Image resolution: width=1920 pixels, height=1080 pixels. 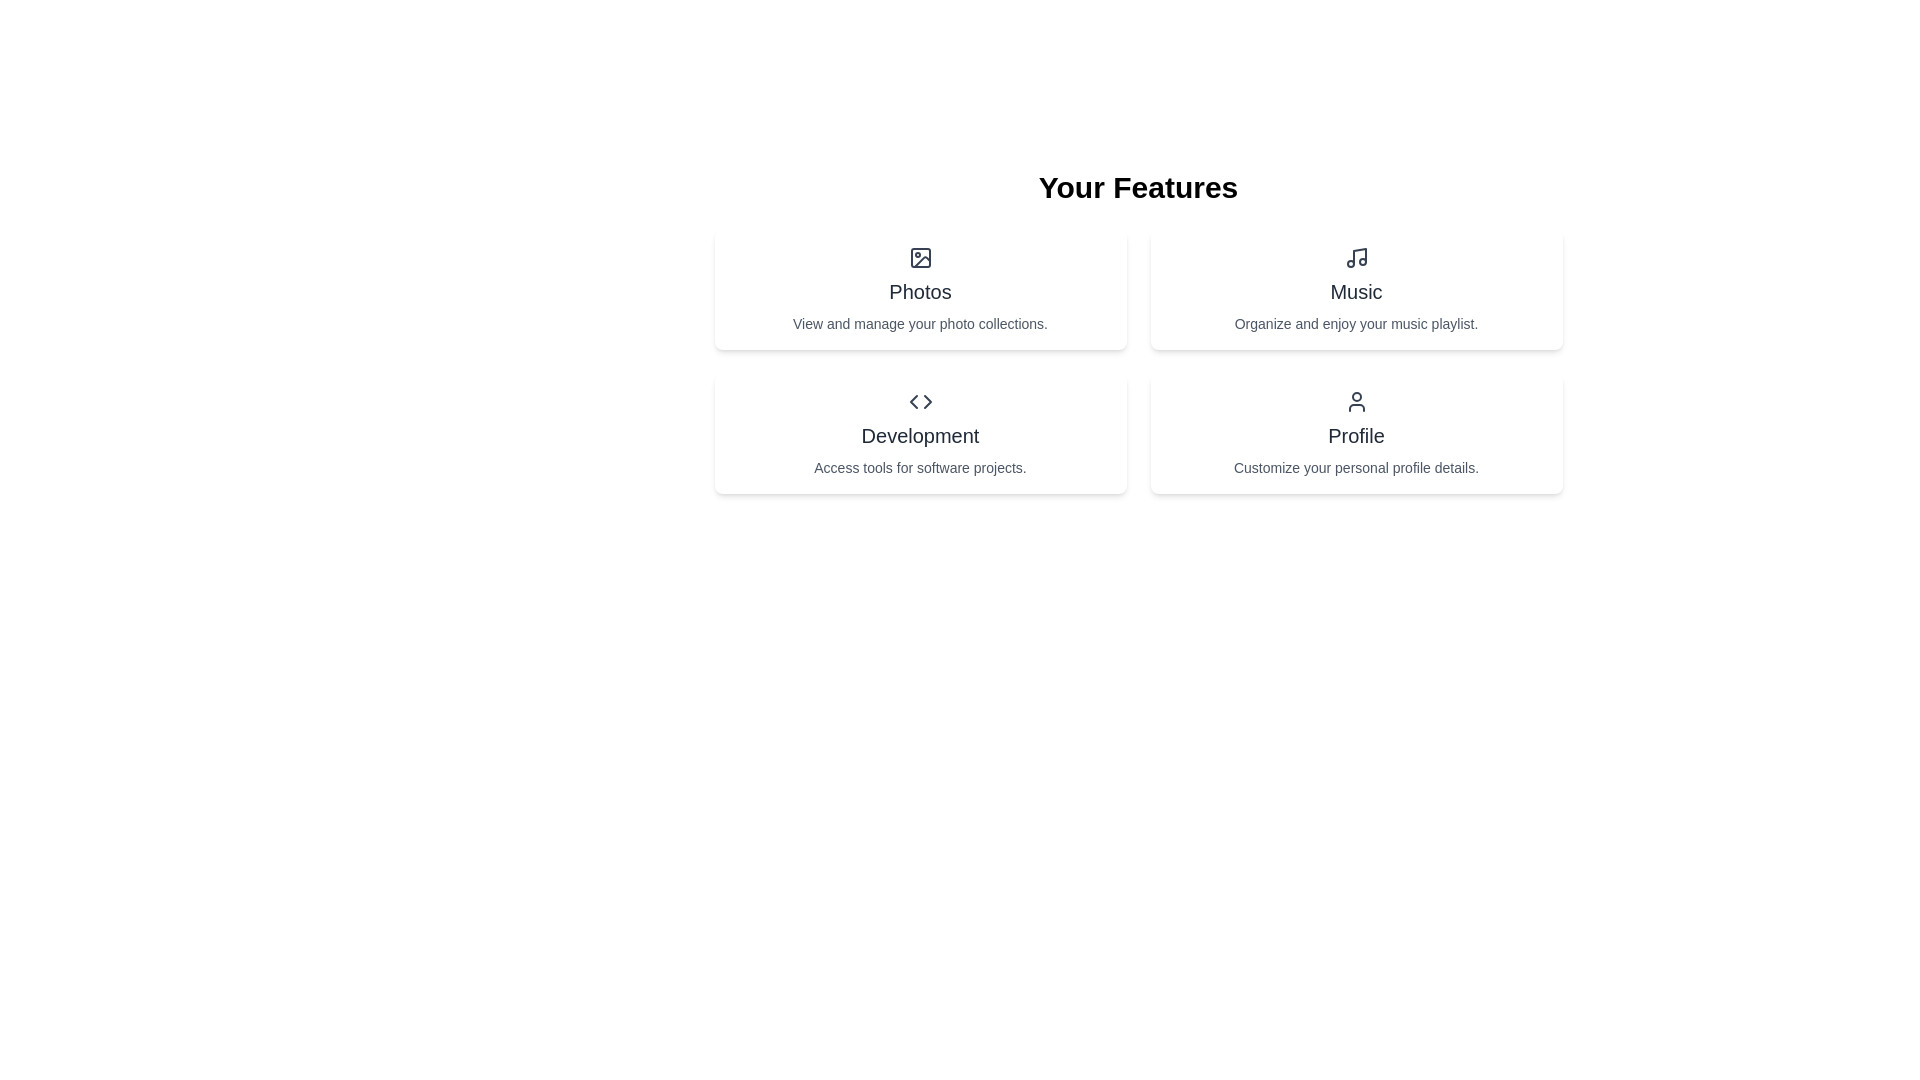 I want to click on the 'Photos' icon located at the top-center of the 'Photos' card element in the top-left section of the grid layout, so click(x=919, y=257).